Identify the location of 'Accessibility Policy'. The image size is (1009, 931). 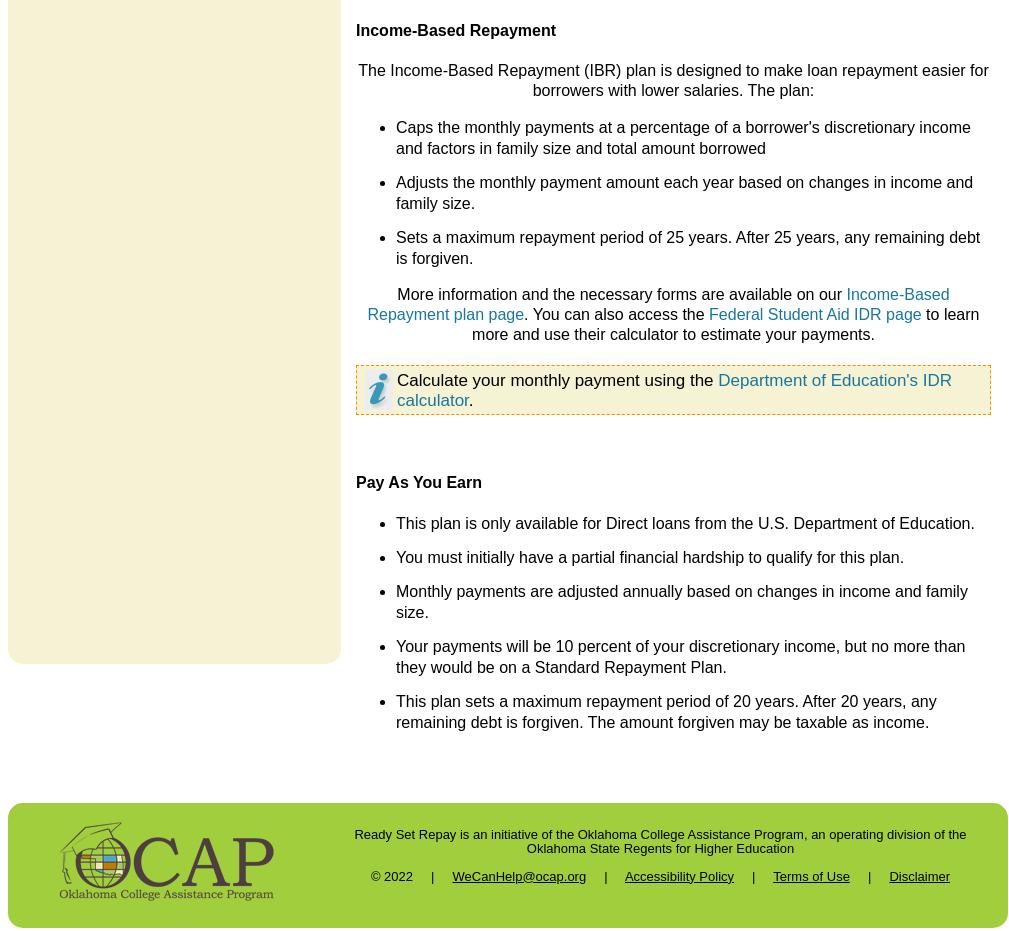
(678, 875).